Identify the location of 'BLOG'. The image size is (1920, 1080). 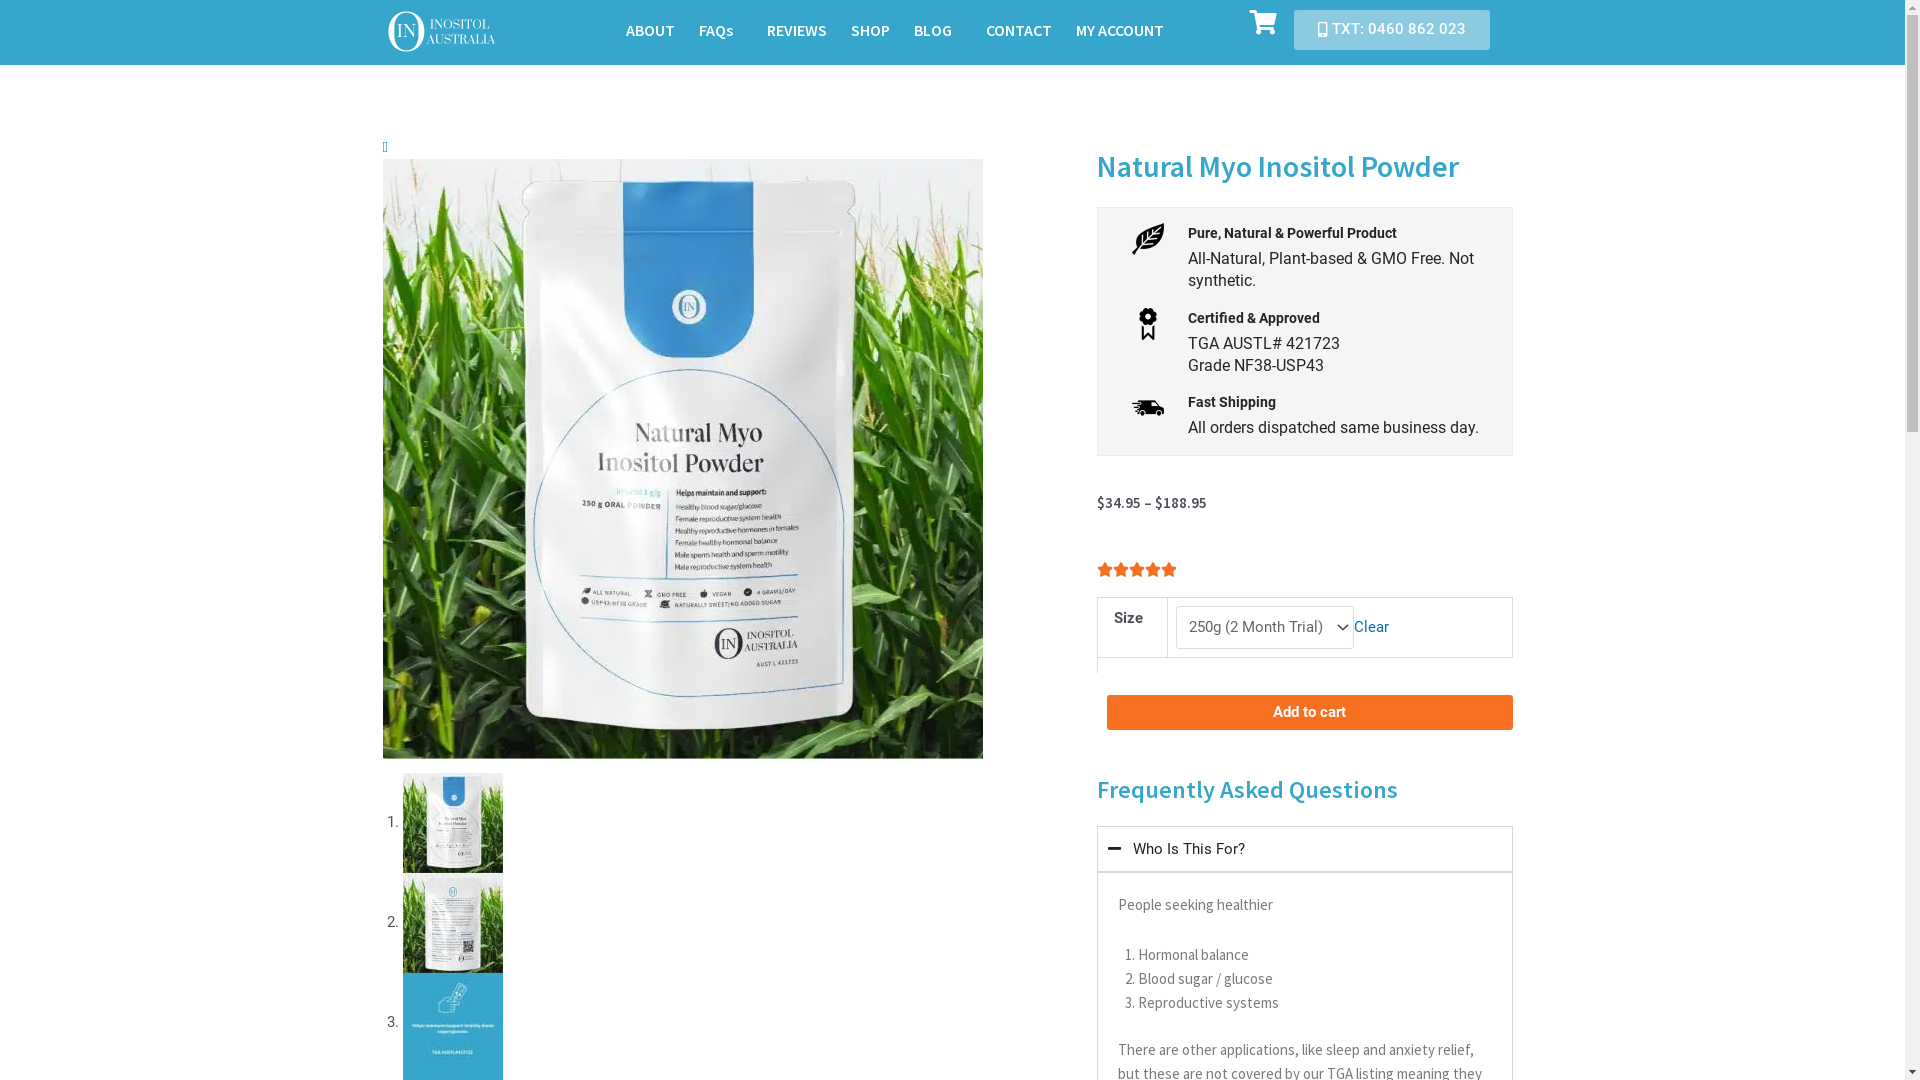
(936, 30).